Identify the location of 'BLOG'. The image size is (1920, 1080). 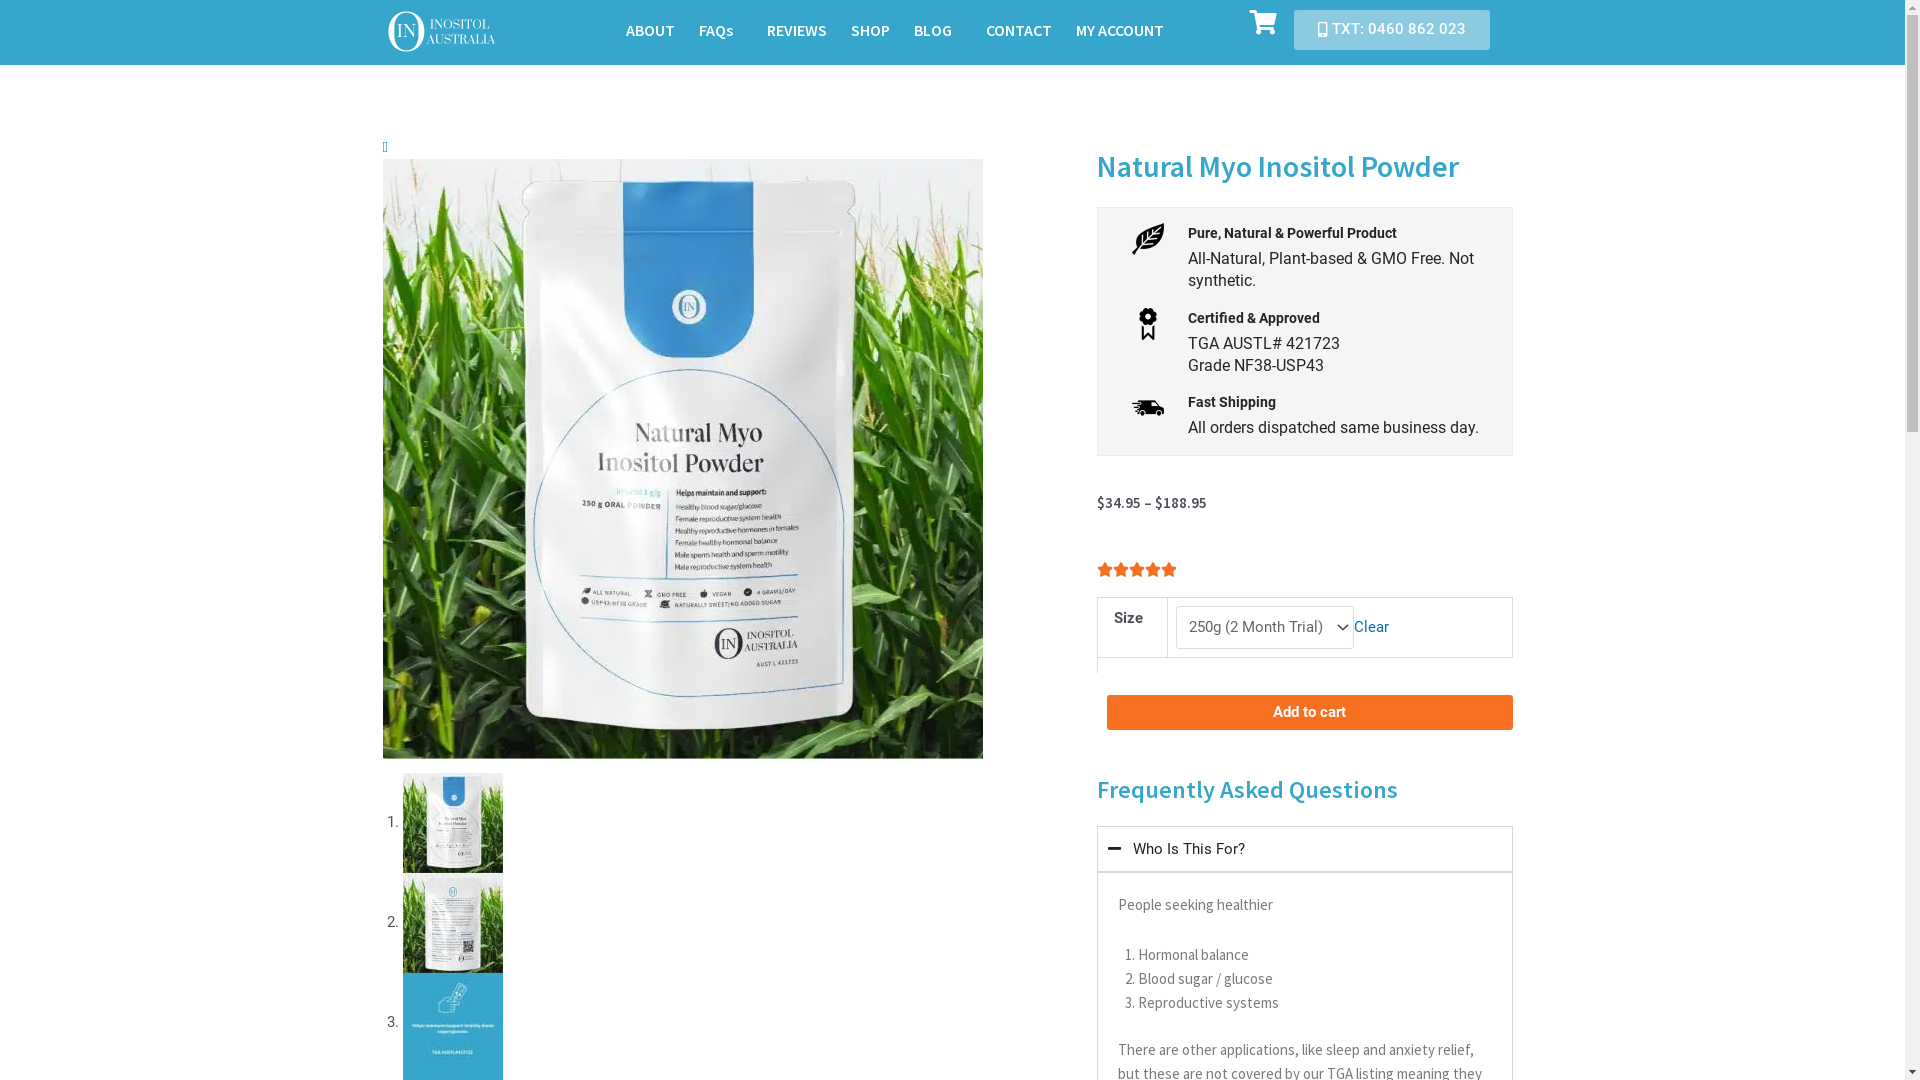
(936, 30).